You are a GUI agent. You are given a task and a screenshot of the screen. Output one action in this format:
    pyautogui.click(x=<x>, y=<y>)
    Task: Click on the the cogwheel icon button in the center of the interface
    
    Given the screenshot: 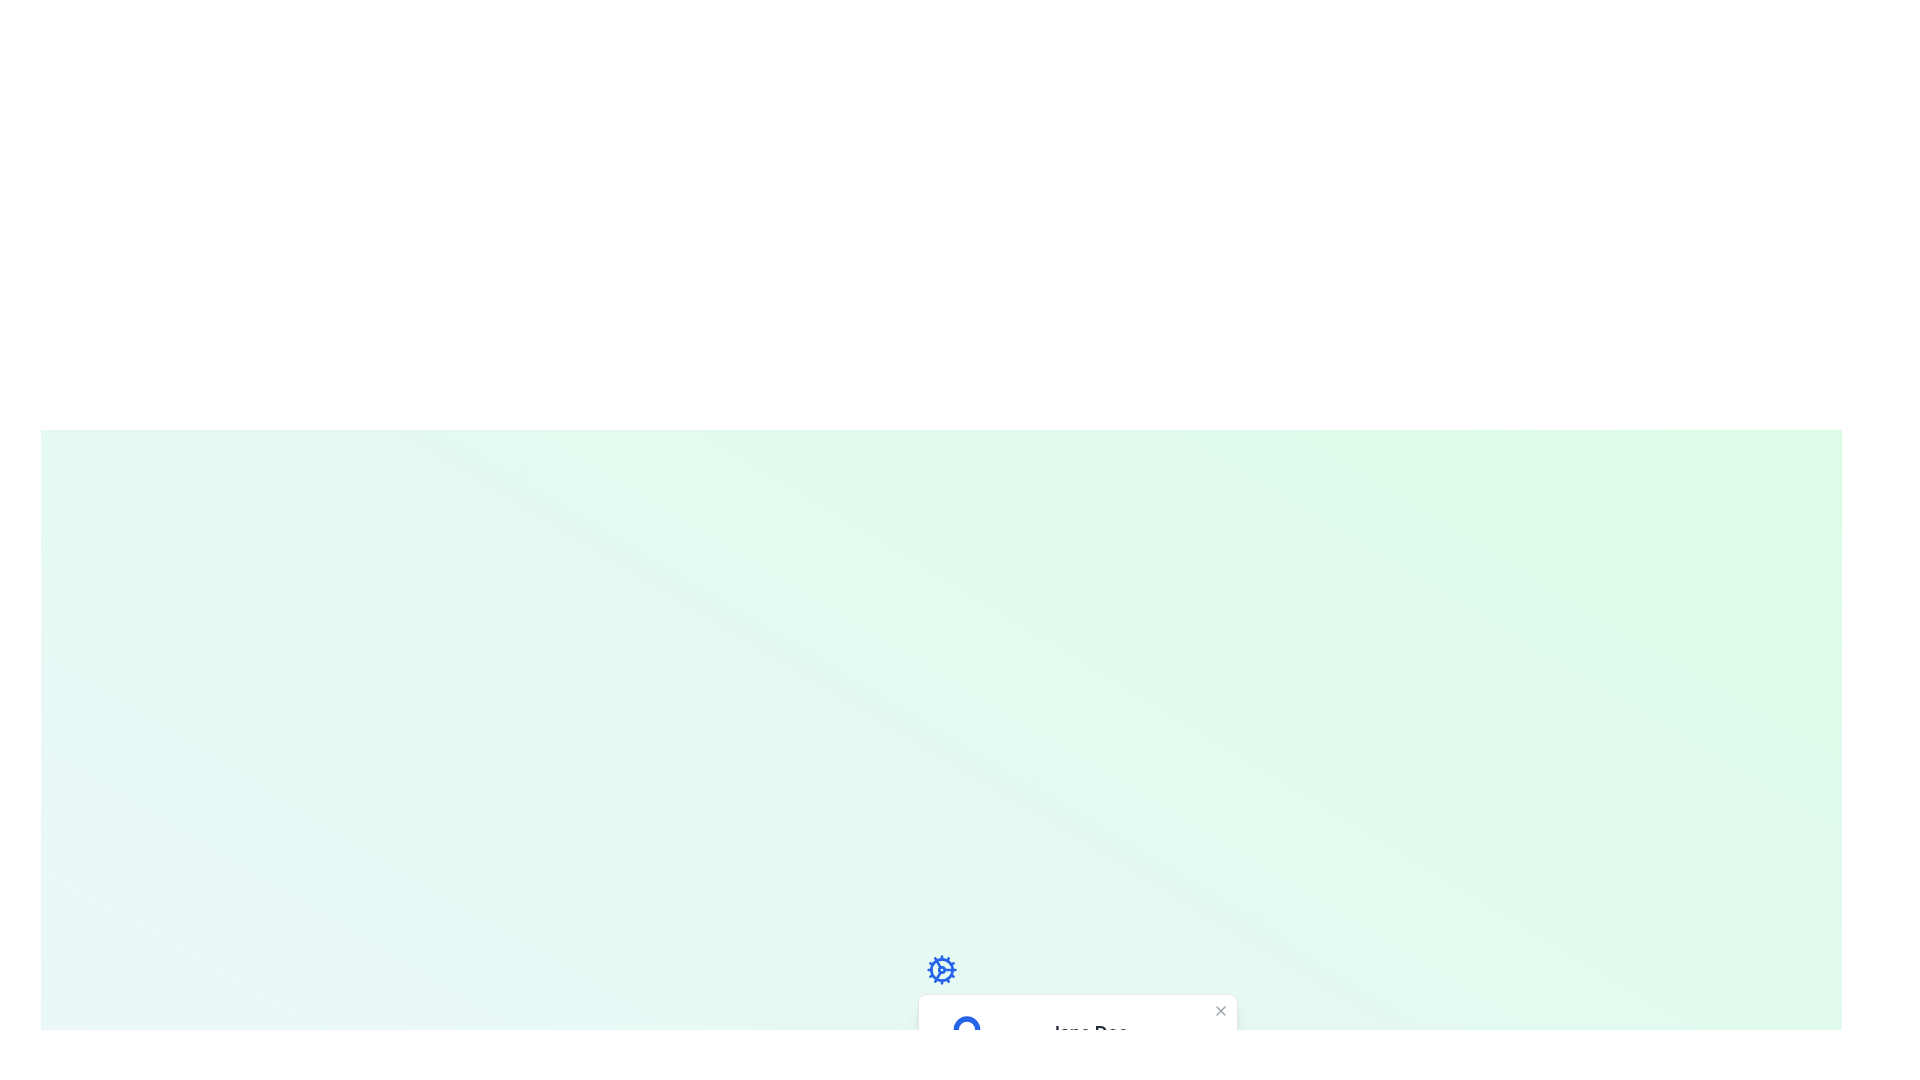 What is the action you would take?
    pyautogui.click(x=940, y=968)
    